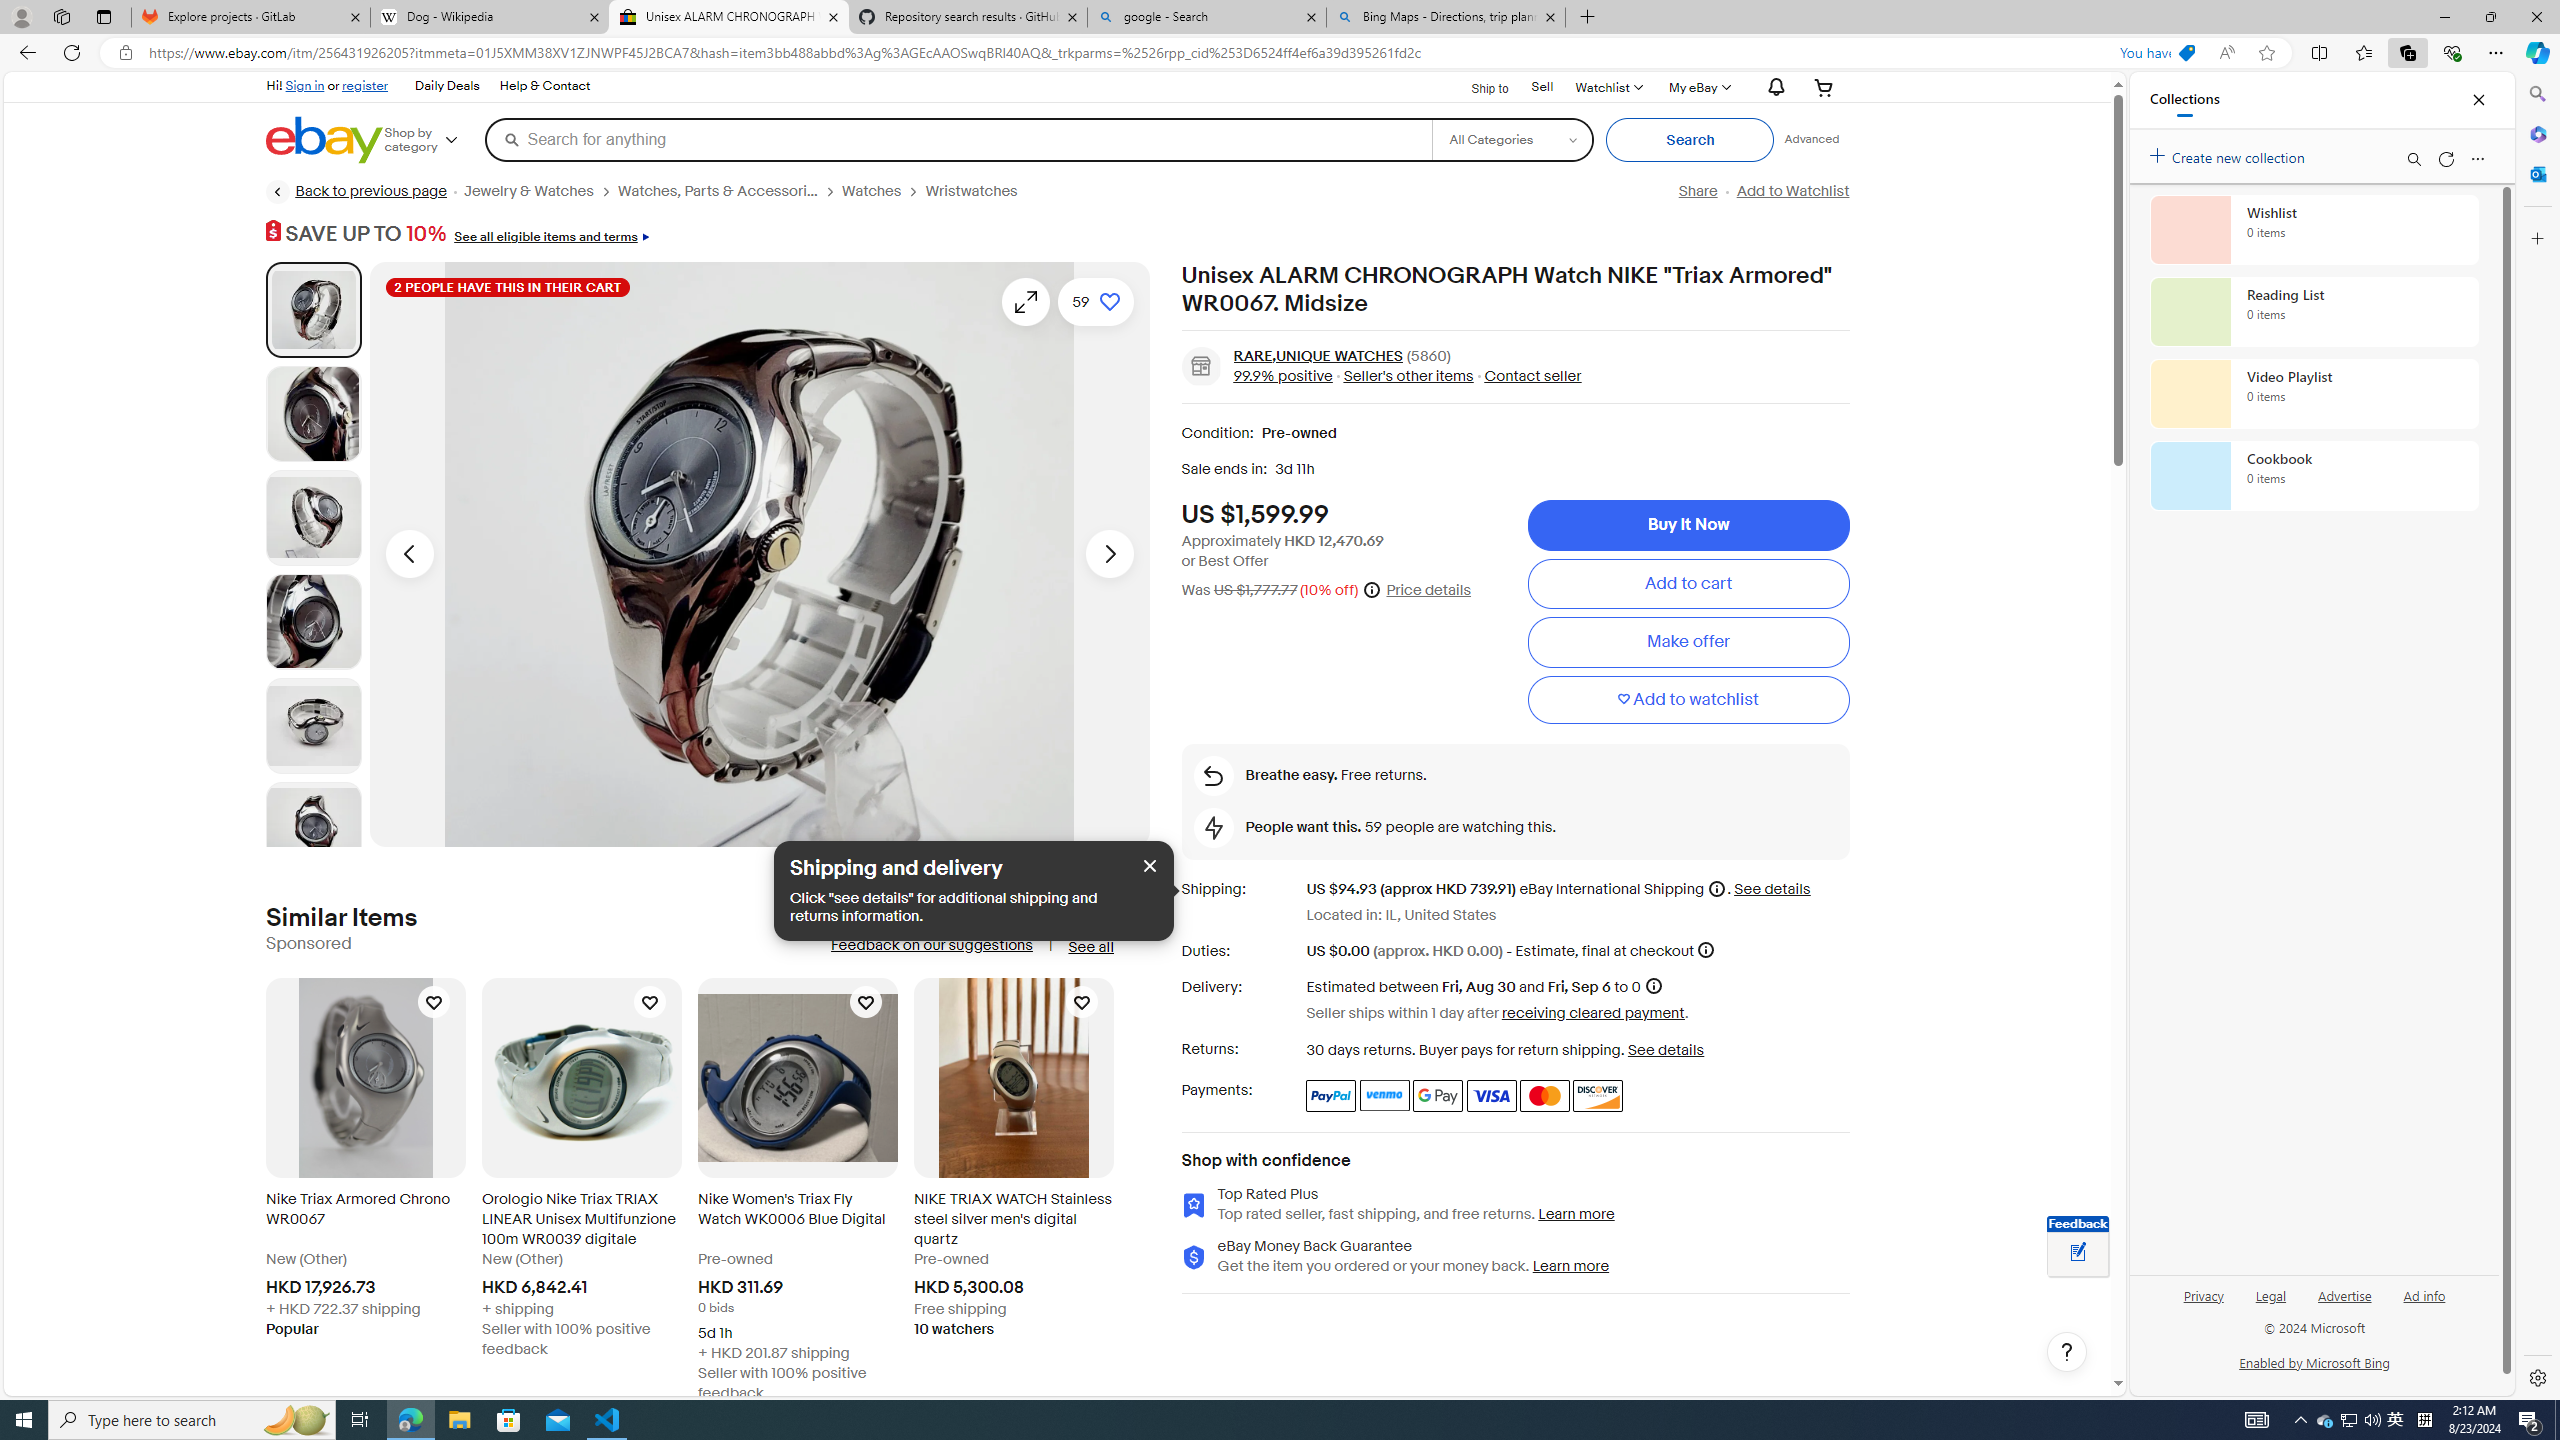  Describe the element at coordinates (1687, 698) in the screenshot. I see `'Add to watchlist'` at that location.